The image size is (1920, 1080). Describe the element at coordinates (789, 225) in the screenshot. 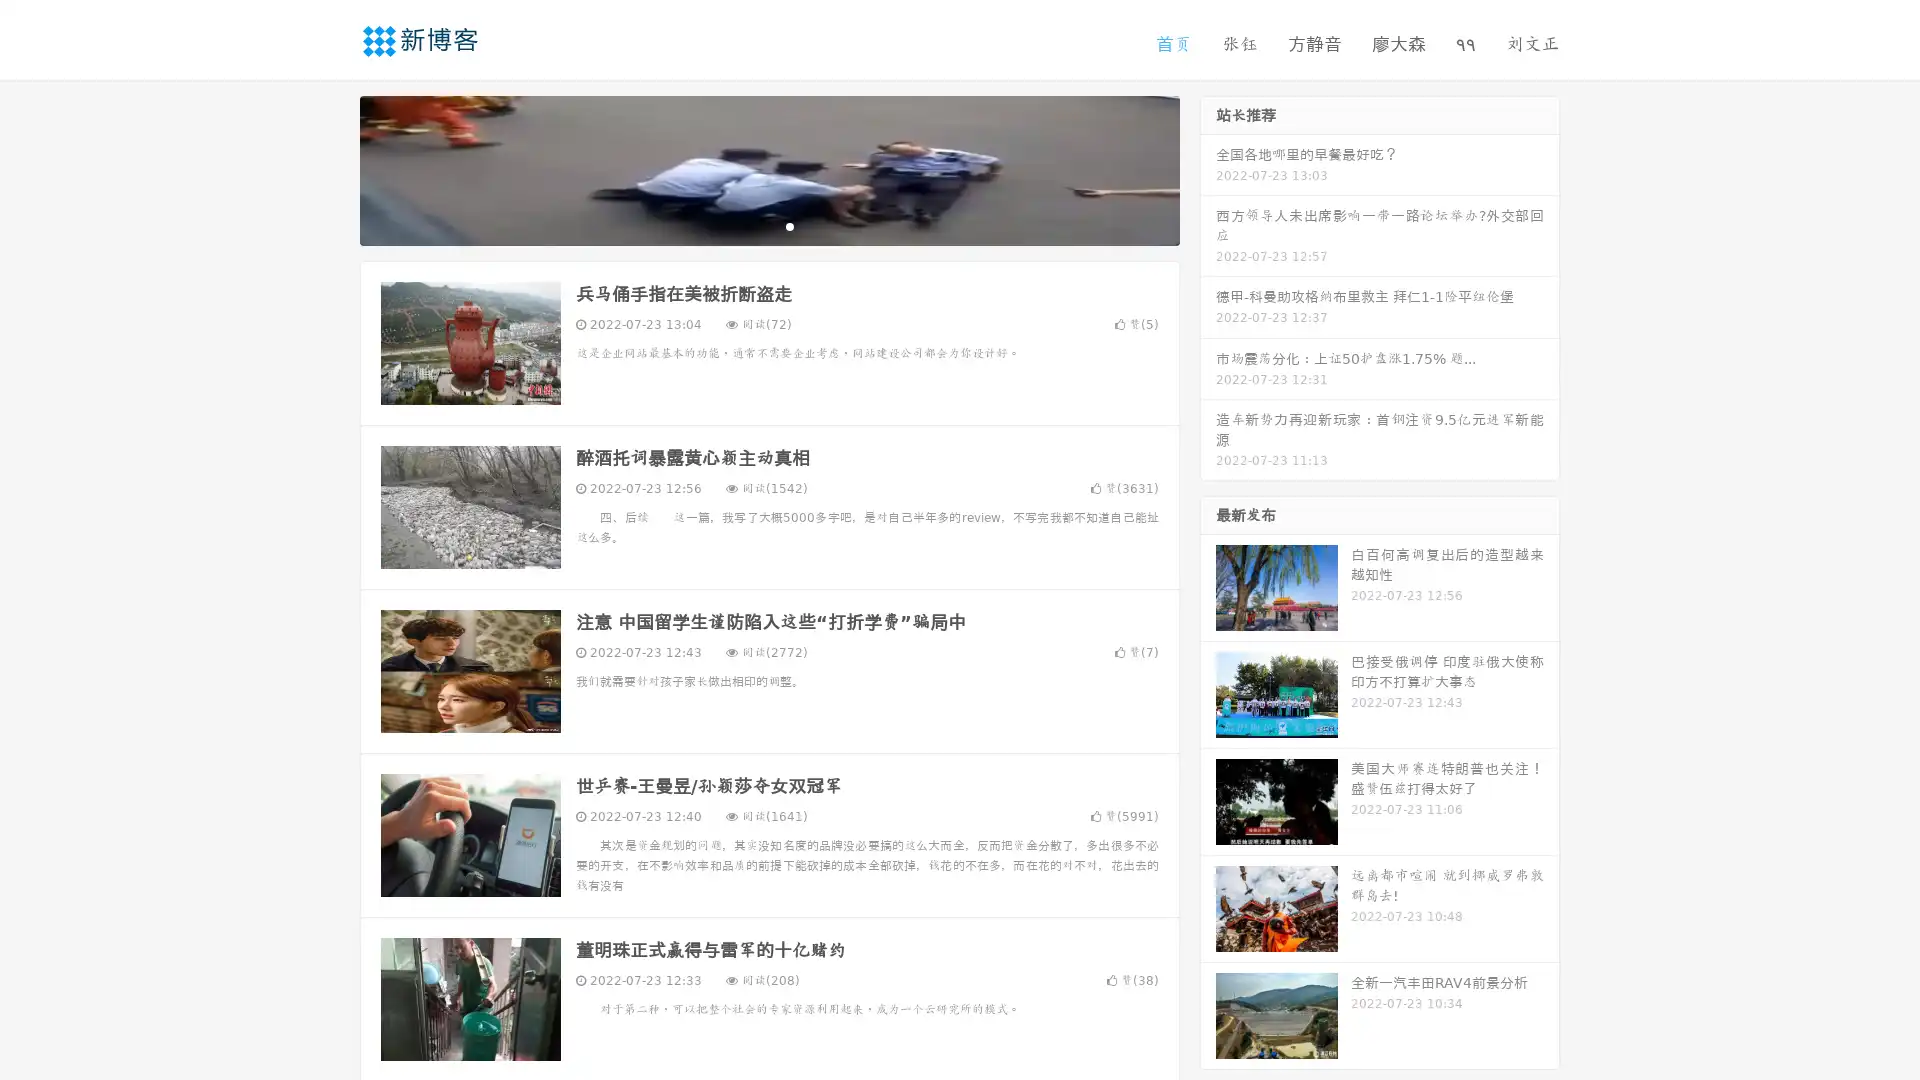

I see `Go to slide 3` at that location.